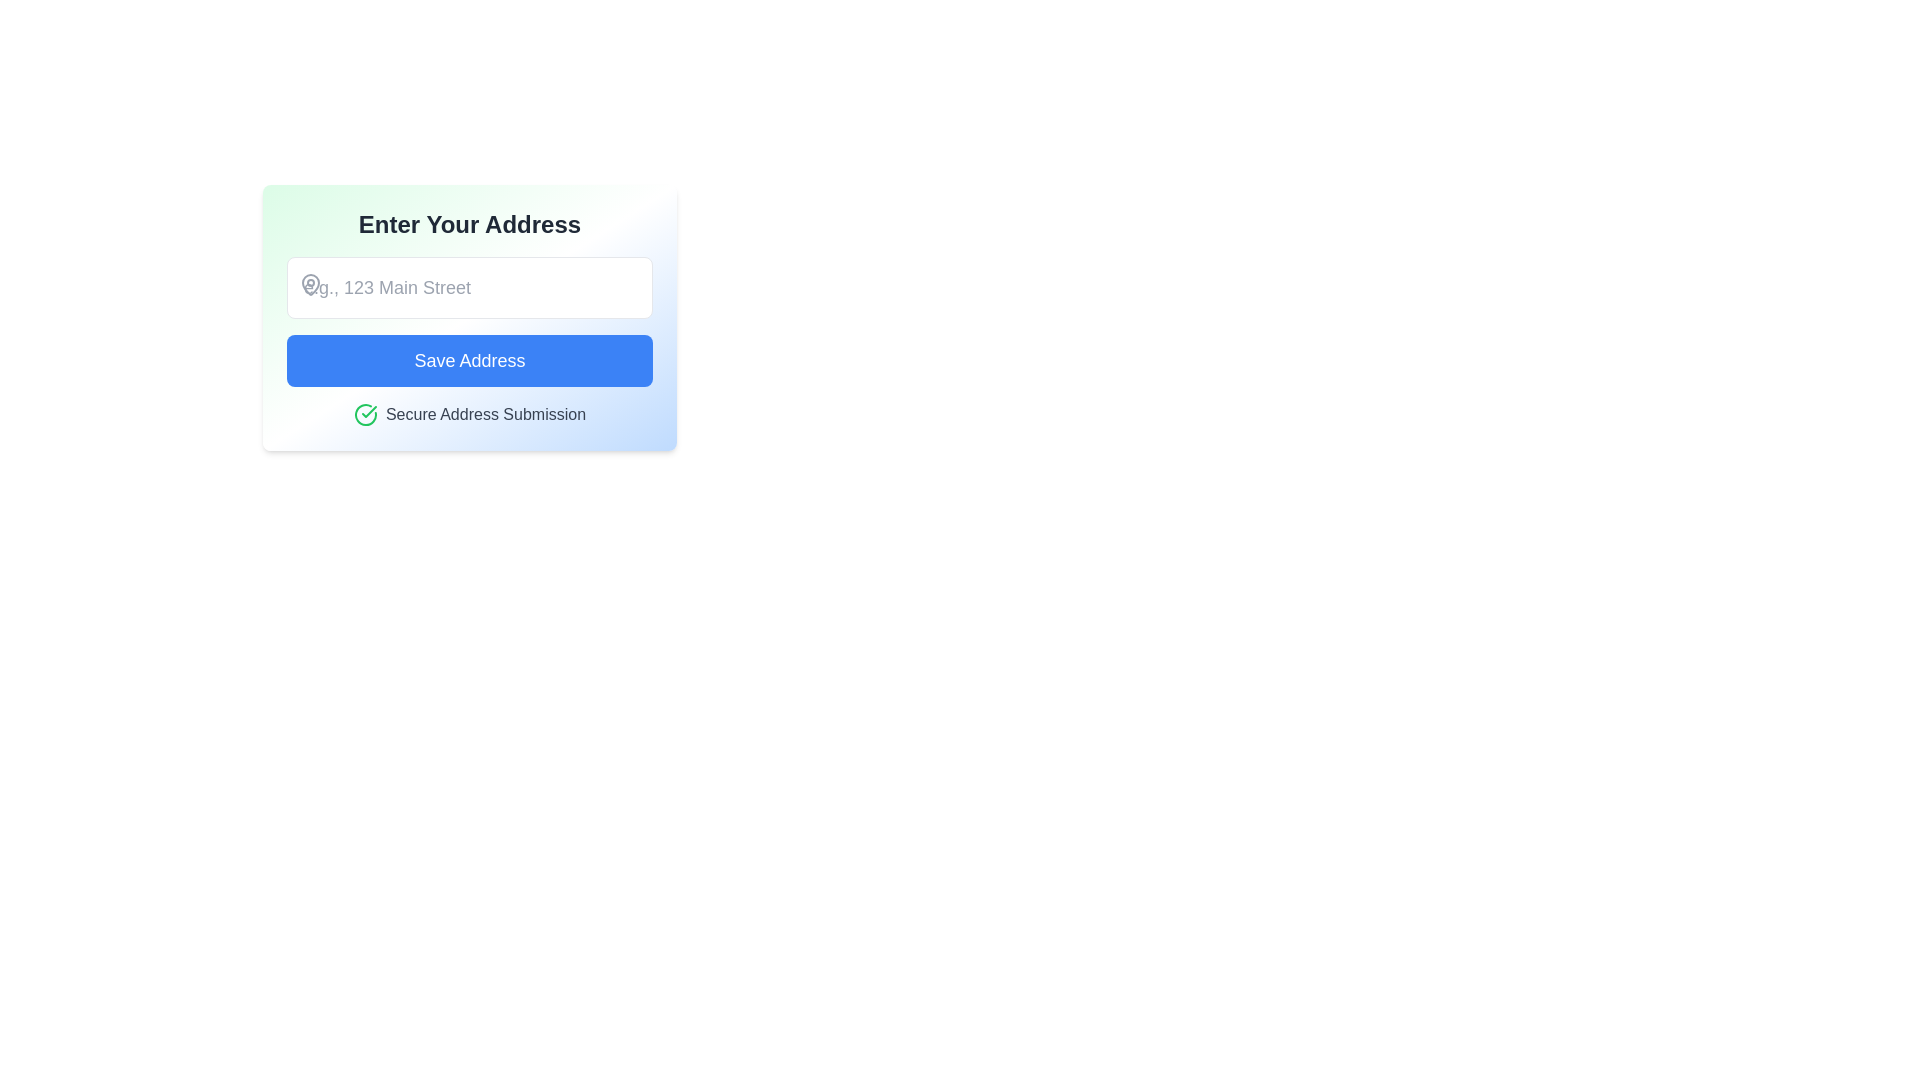 This screenshot has width=1920, height=1080. I want to click on the 'Save Address' button with a blue background and white text, so click(469, 316).